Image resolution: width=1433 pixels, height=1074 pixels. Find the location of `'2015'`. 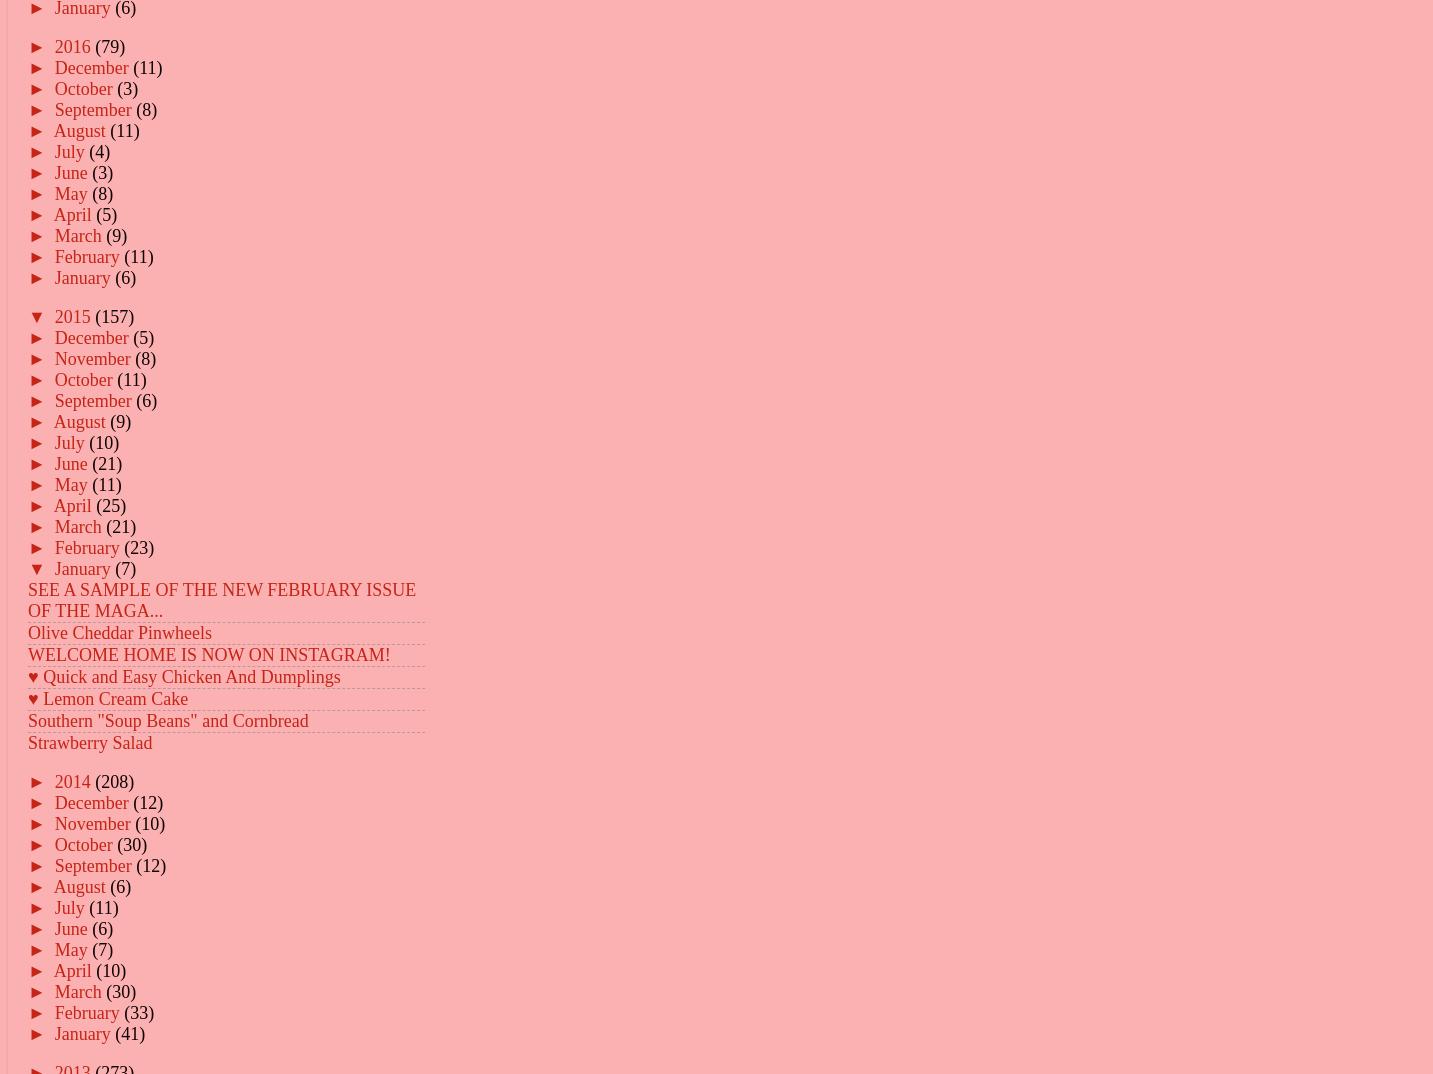

'2015' is located at coordinates (73, 315).